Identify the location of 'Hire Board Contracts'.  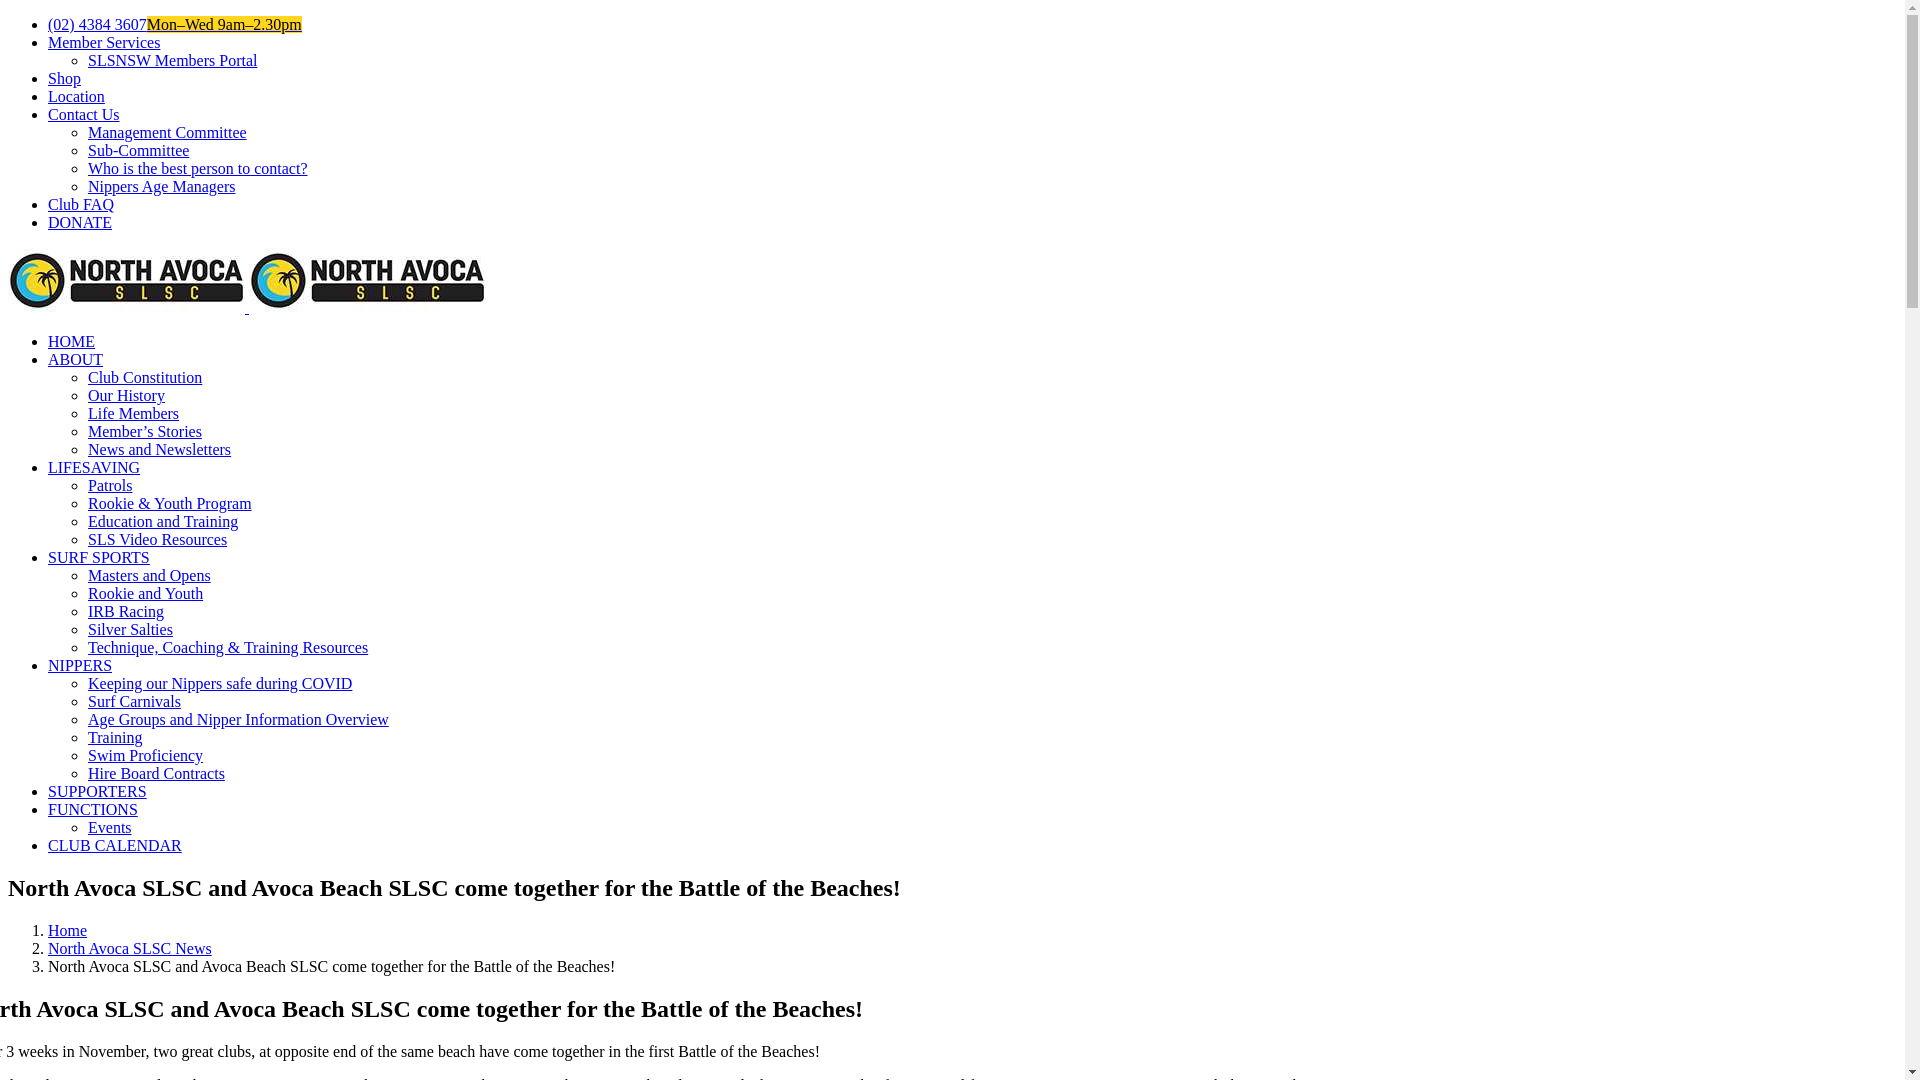
(155, 772).